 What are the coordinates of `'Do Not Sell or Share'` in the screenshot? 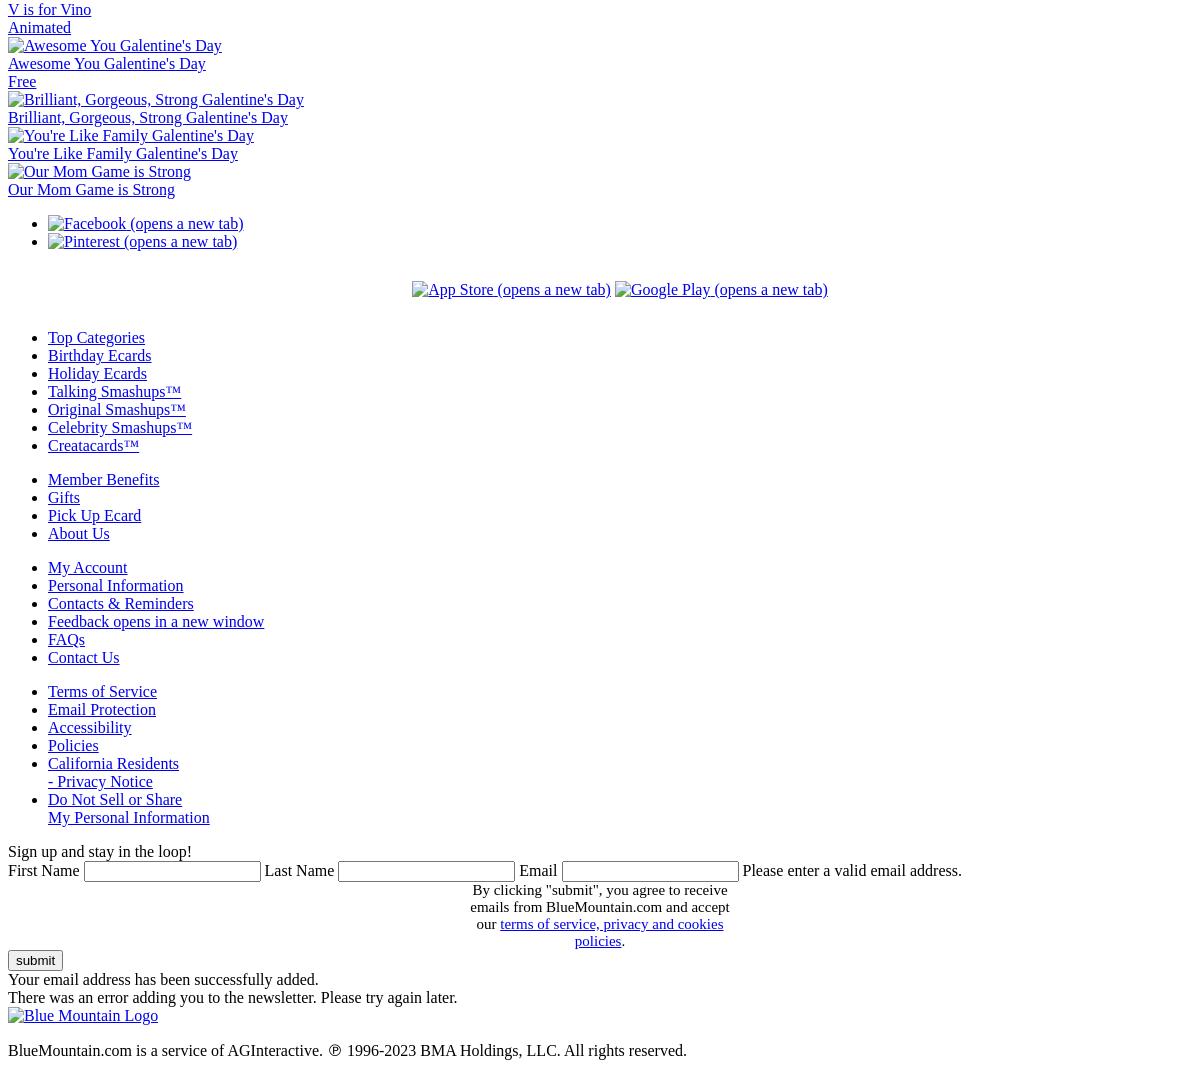 It's located at (114, 798).